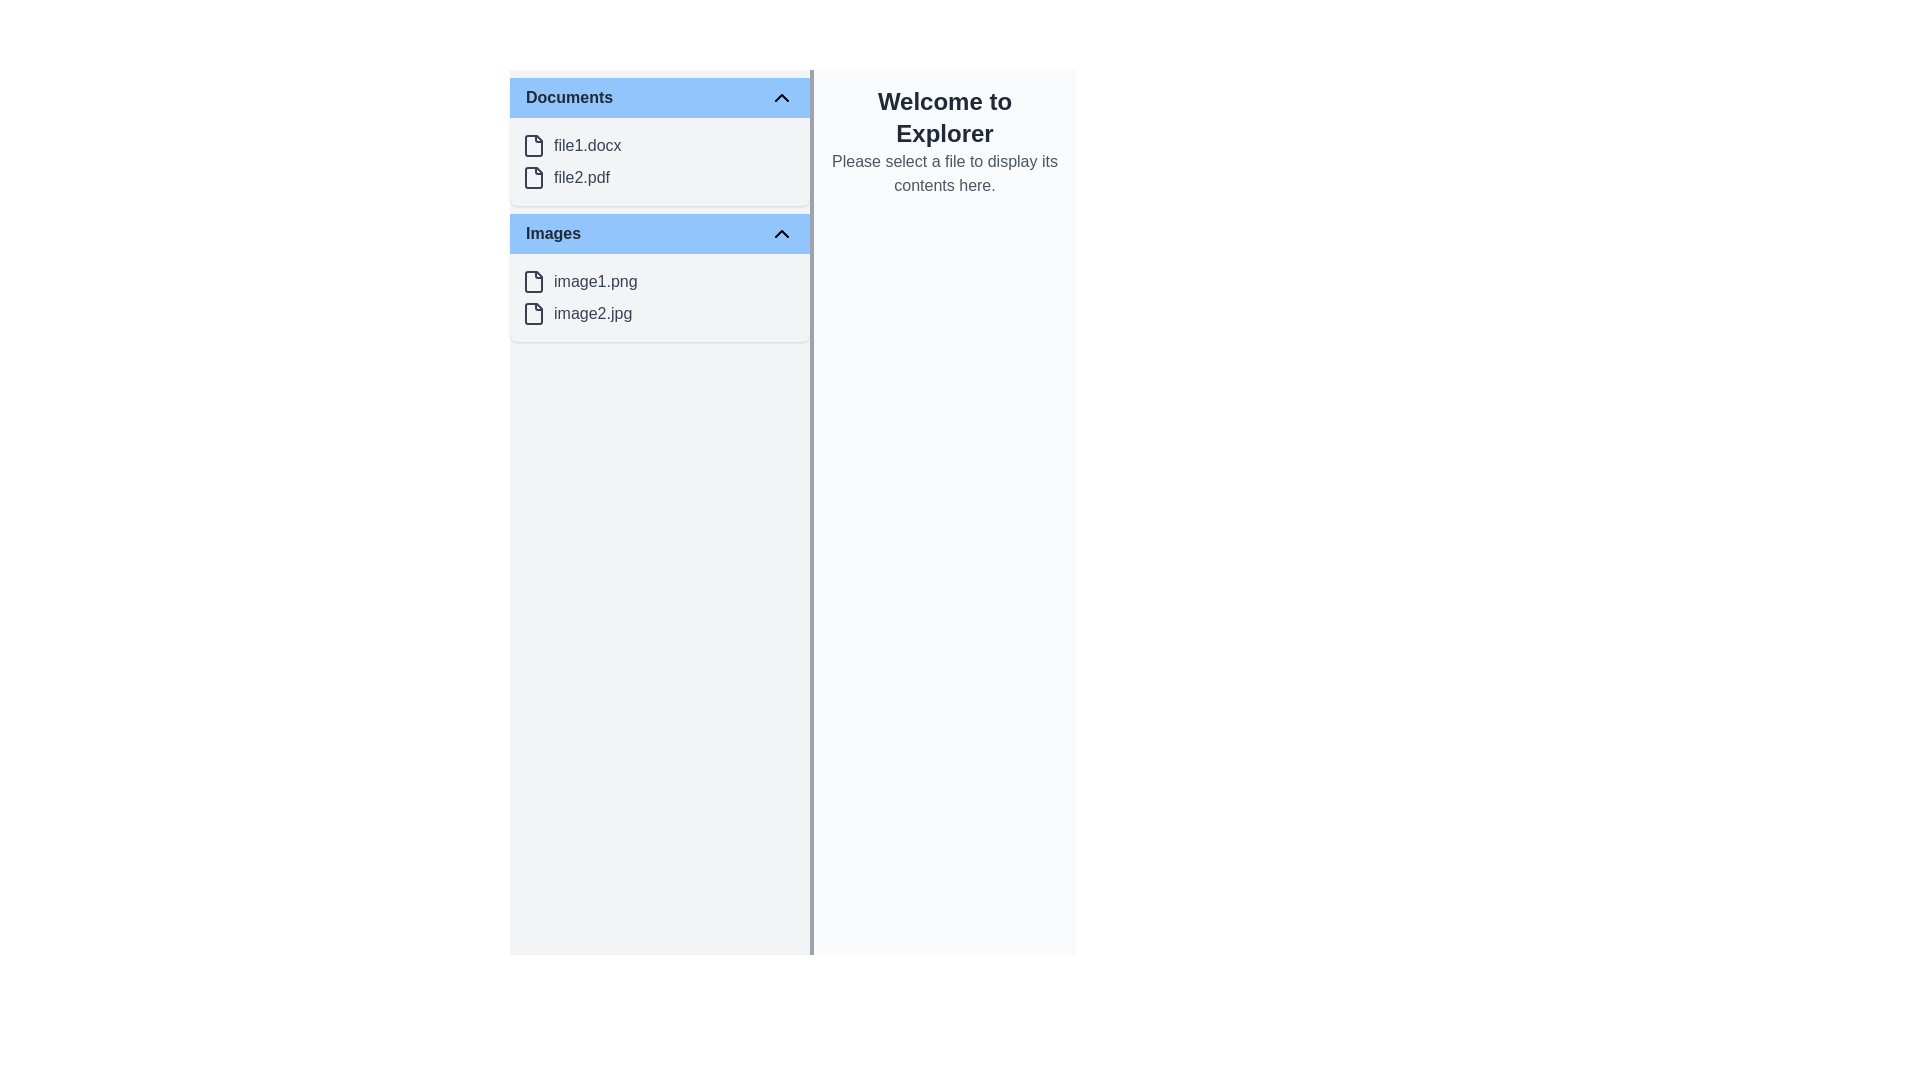 This screenshot has height=1080, width=1920. I want to click on the file icon representing 'file2.pdf' in the 'Documents' section of the interface, so click(533, 176).